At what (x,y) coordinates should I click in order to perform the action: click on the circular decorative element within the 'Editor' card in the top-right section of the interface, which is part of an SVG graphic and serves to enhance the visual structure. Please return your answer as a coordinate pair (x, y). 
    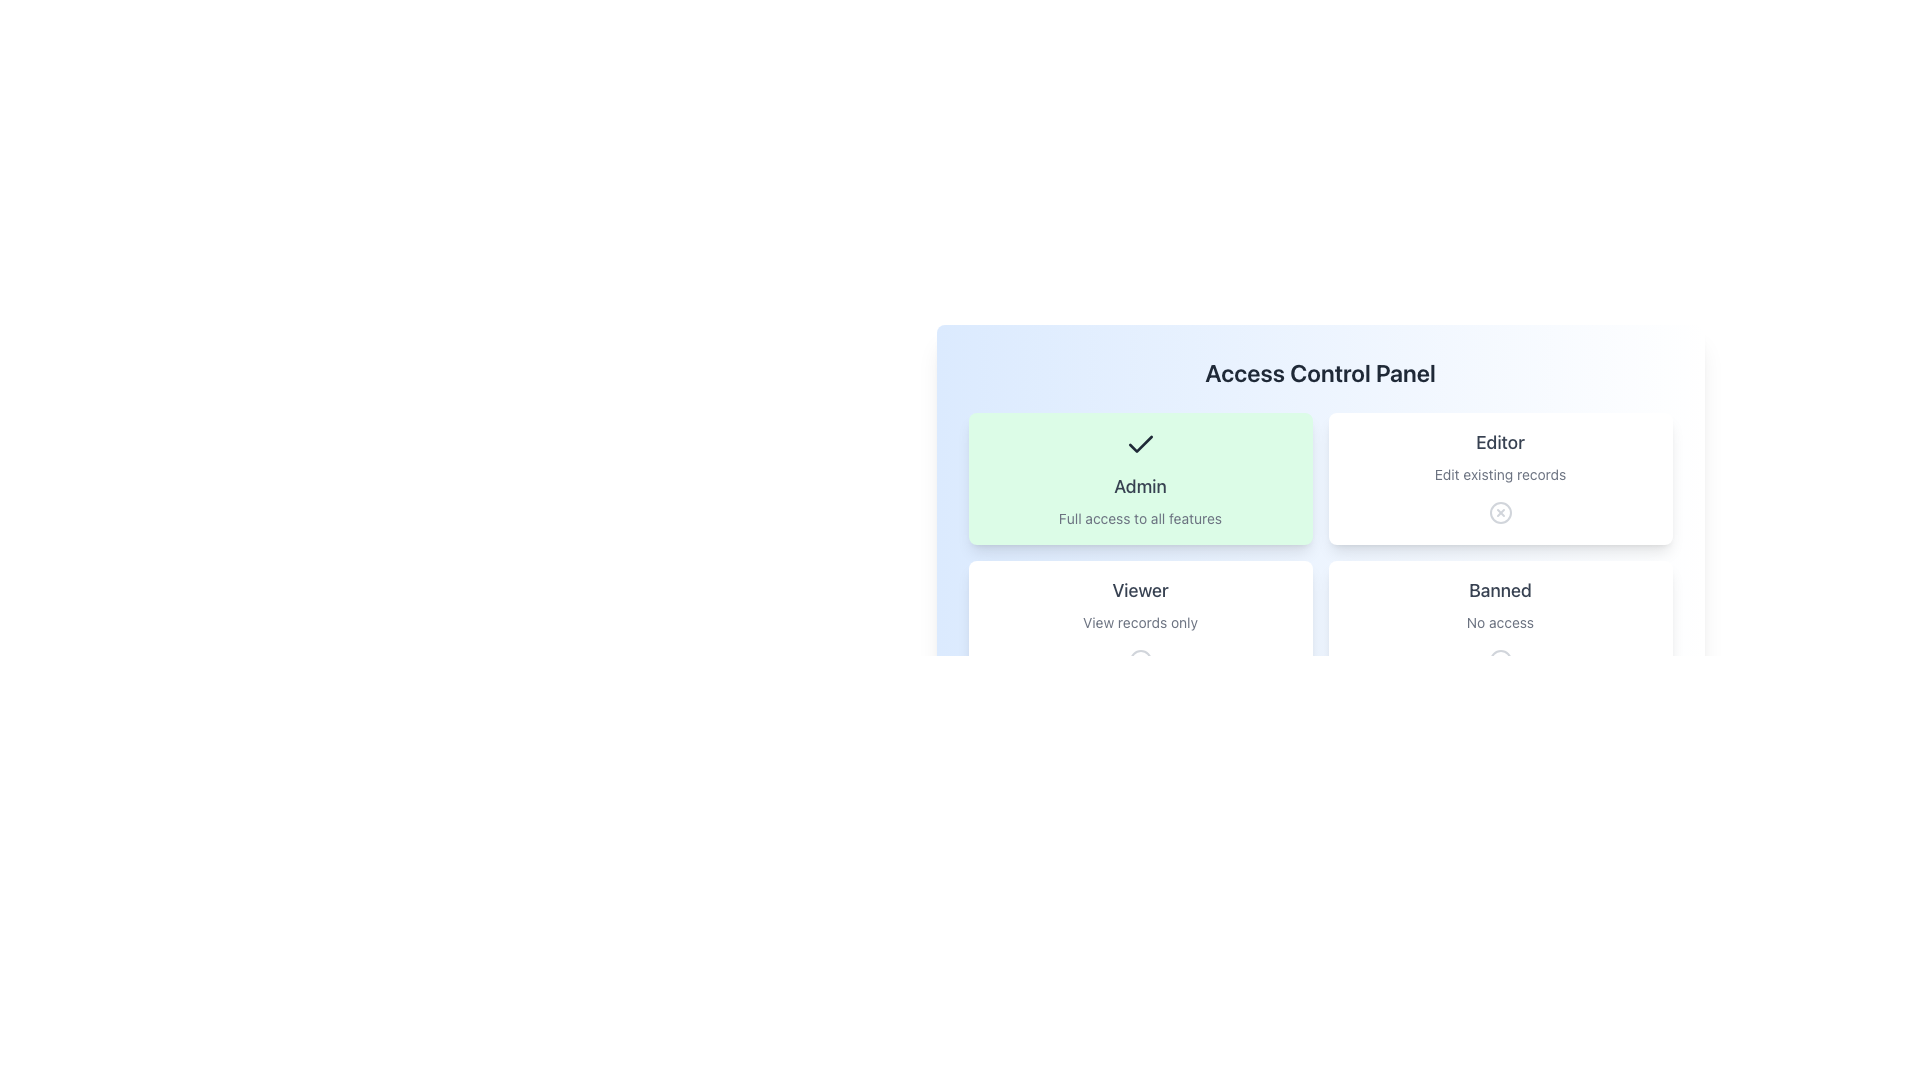
    Looking at the image, I should click on (1500, 512).